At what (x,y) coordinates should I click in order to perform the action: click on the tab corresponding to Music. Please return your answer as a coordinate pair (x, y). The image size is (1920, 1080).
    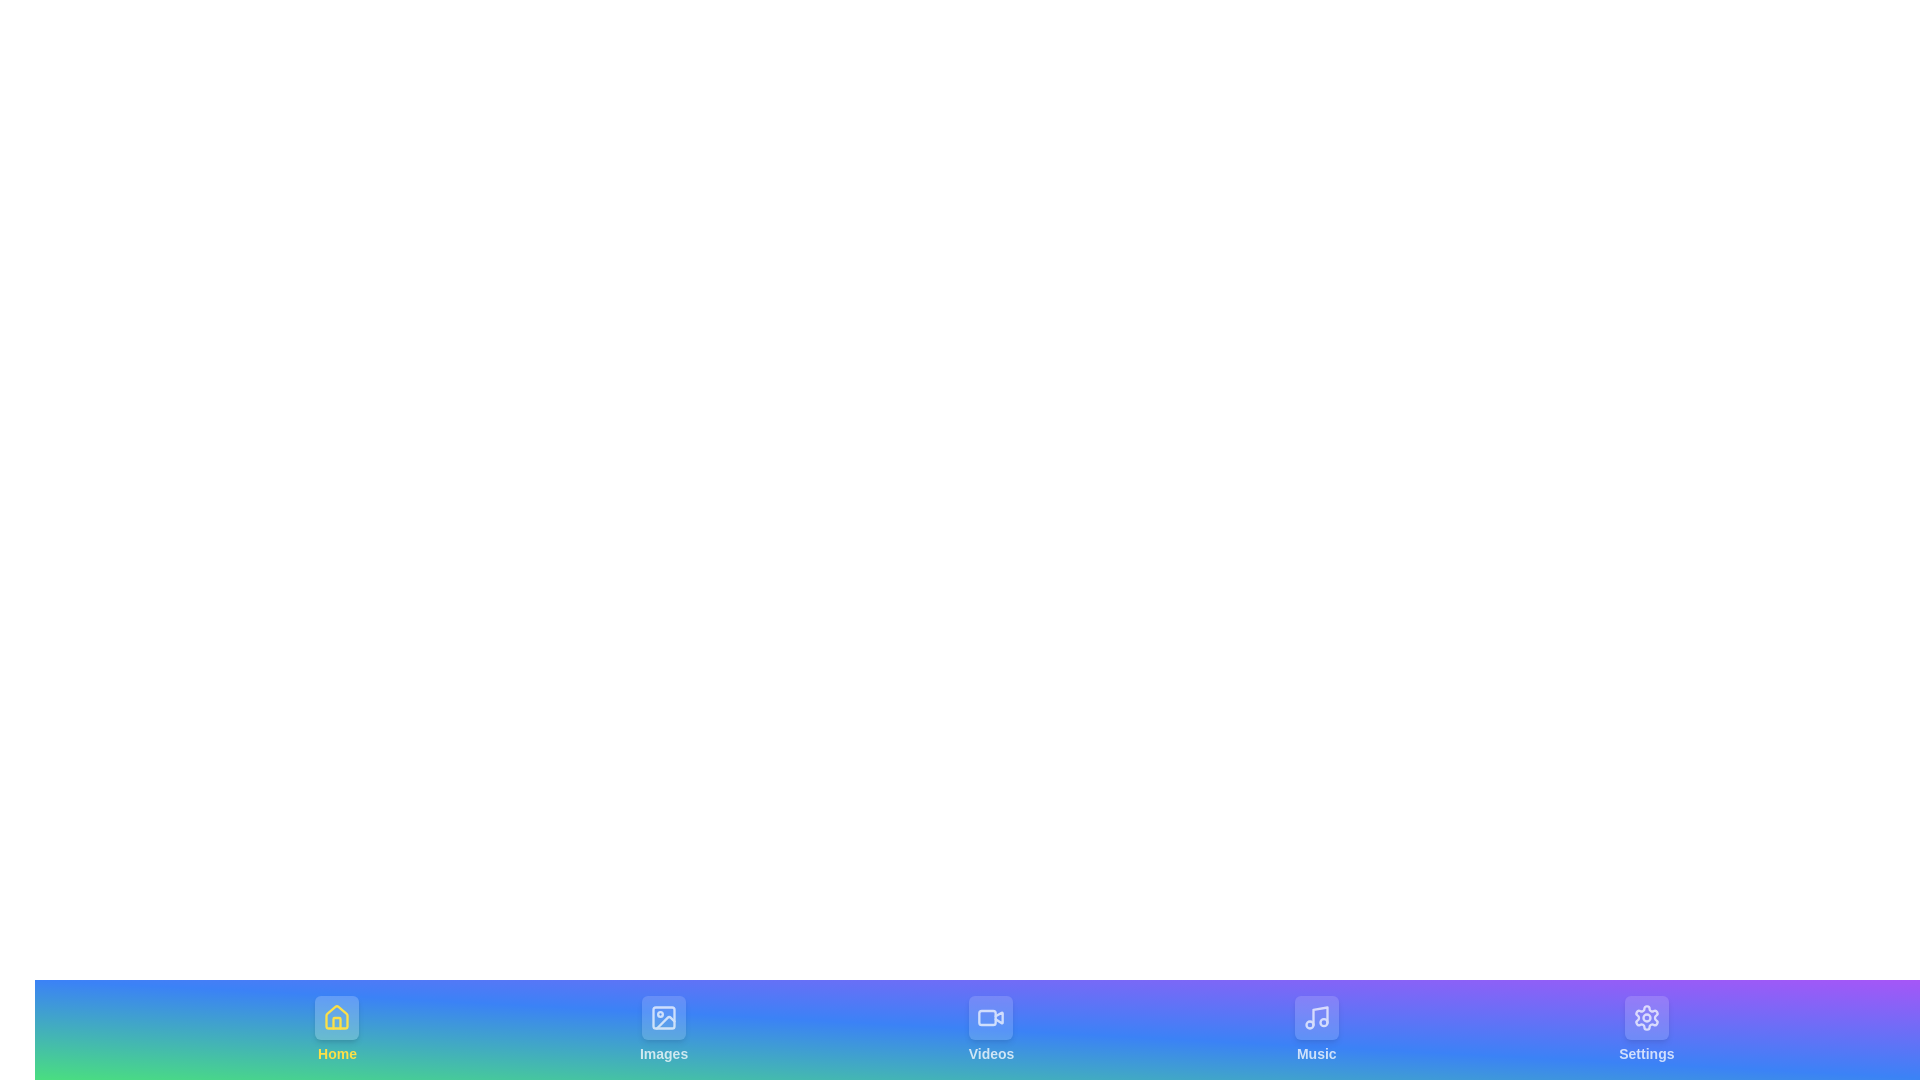
    Looking at the image, I should click on (1316, 1029).